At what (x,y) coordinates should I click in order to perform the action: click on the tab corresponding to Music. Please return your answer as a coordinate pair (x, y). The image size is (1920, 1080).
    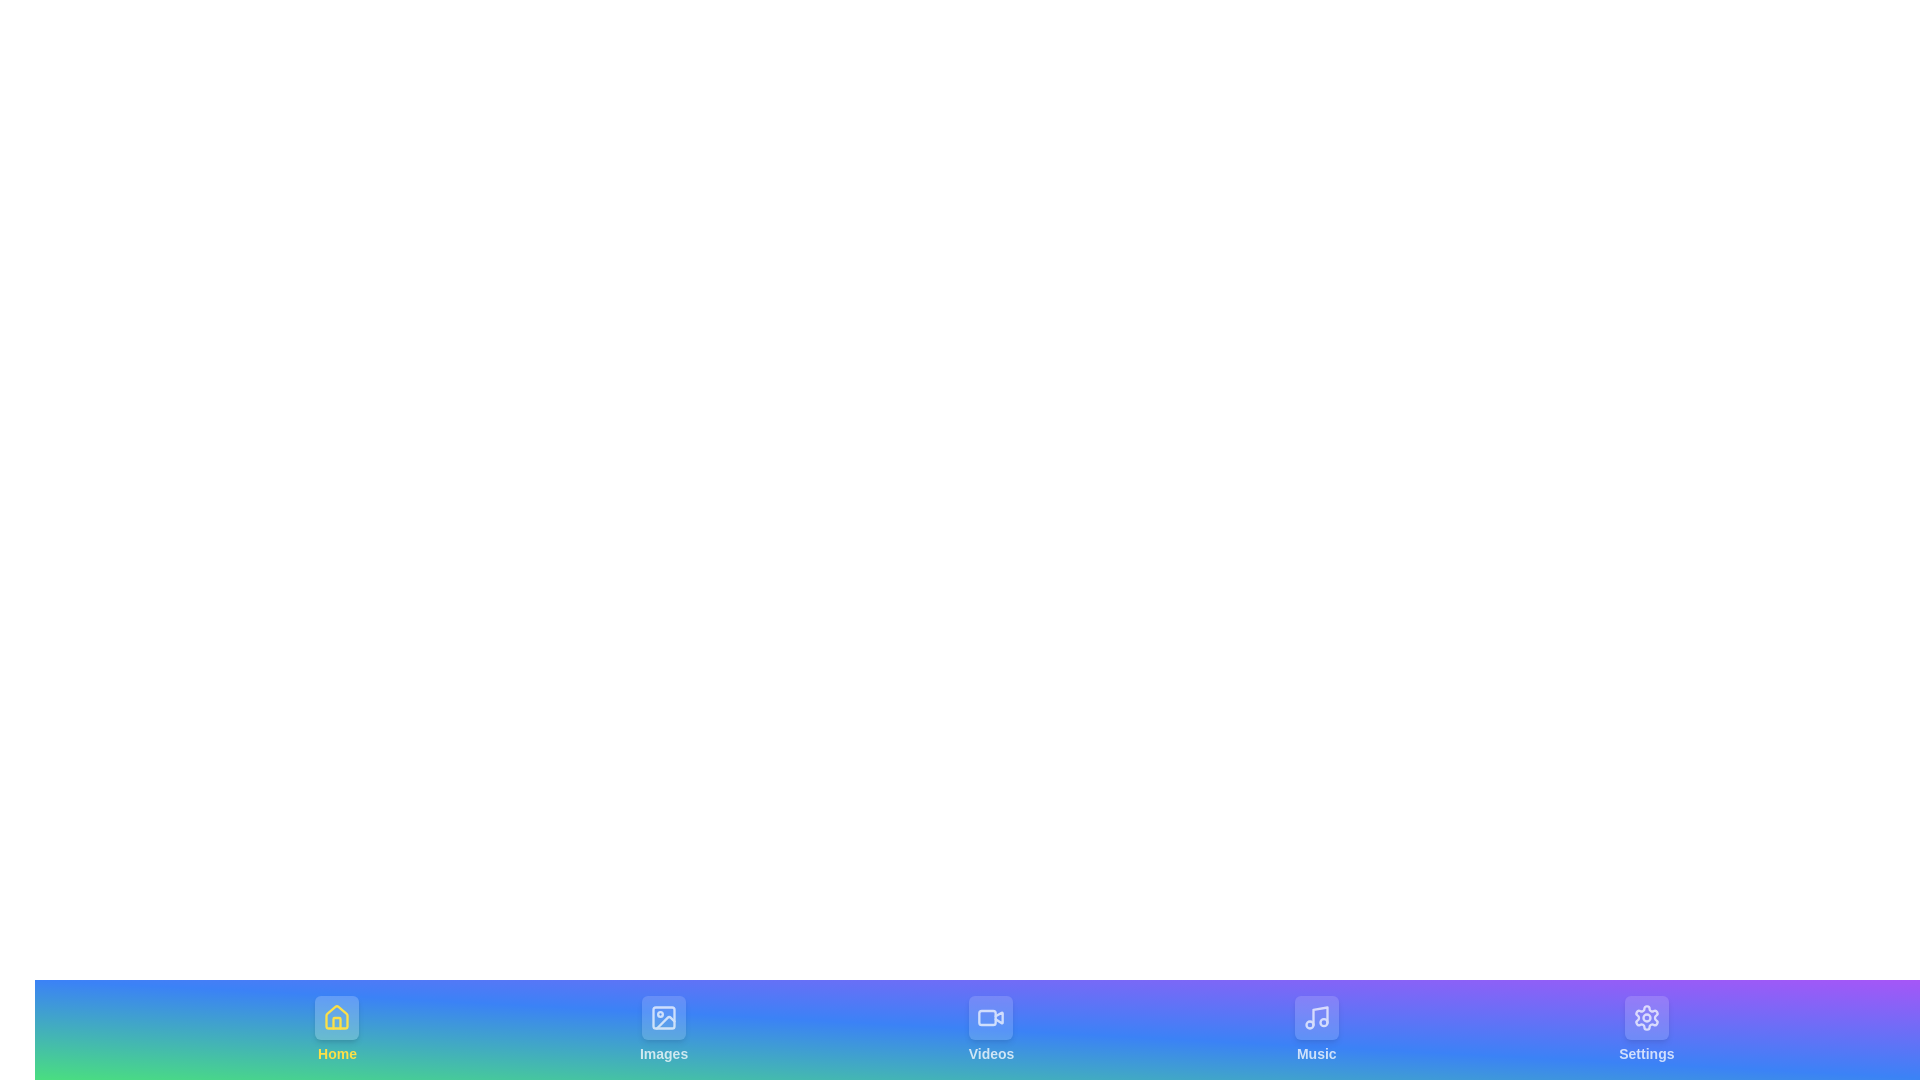
    Looking at the image, I should click on (1316, 1029).